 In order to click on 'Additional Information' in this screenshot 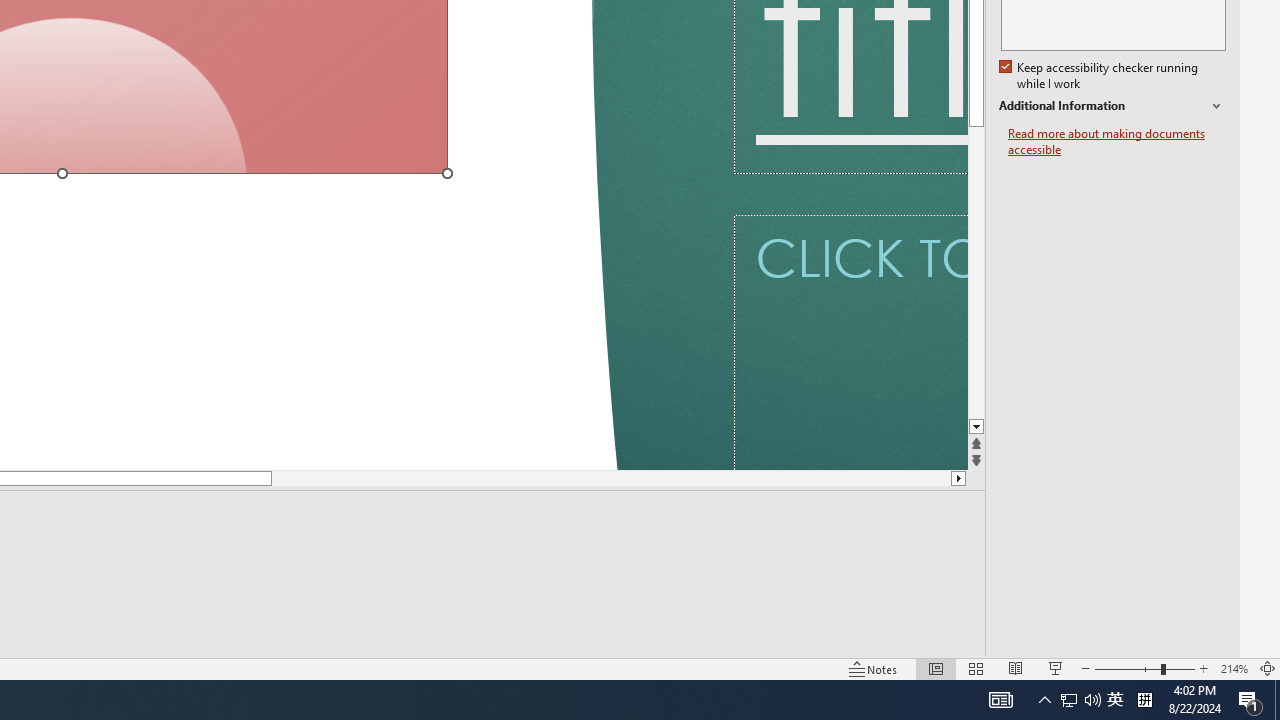, I will do `click(1111, 106)`.